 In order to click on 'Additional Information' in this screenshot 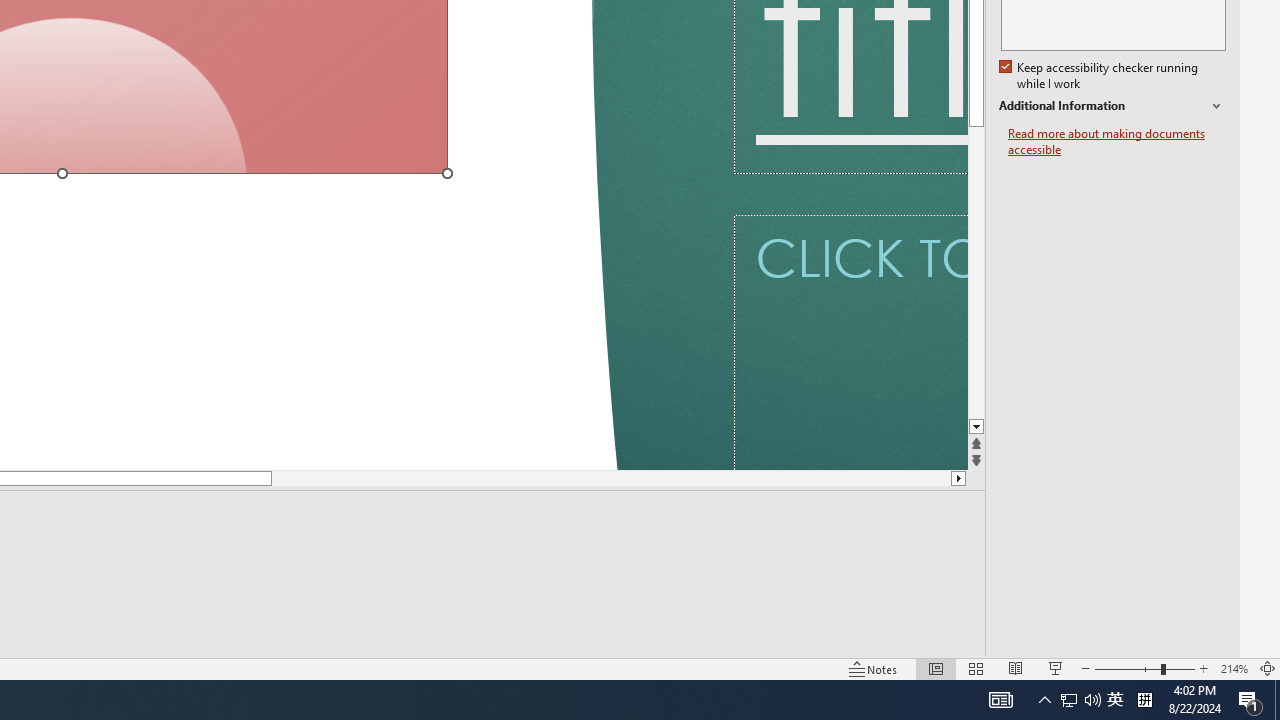, I will do `click(1111, 106)`.